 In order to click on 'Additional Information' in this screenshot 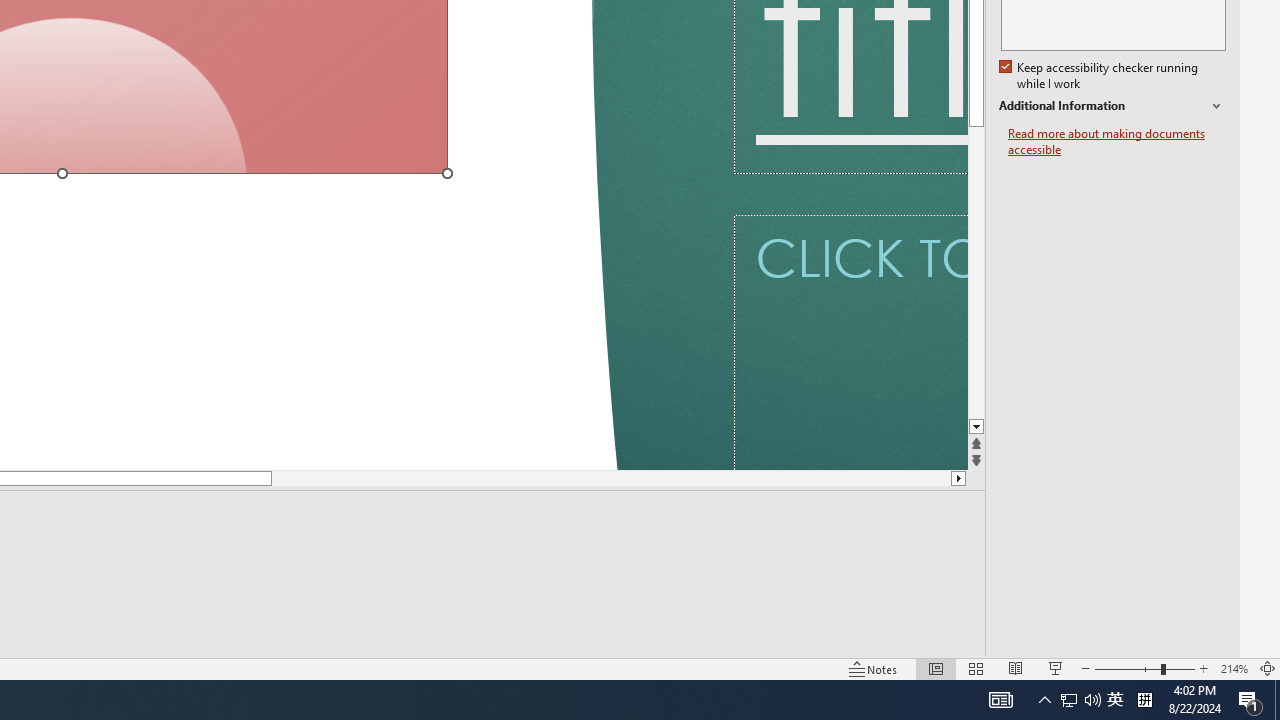, I will do `click(1111, 106)`.